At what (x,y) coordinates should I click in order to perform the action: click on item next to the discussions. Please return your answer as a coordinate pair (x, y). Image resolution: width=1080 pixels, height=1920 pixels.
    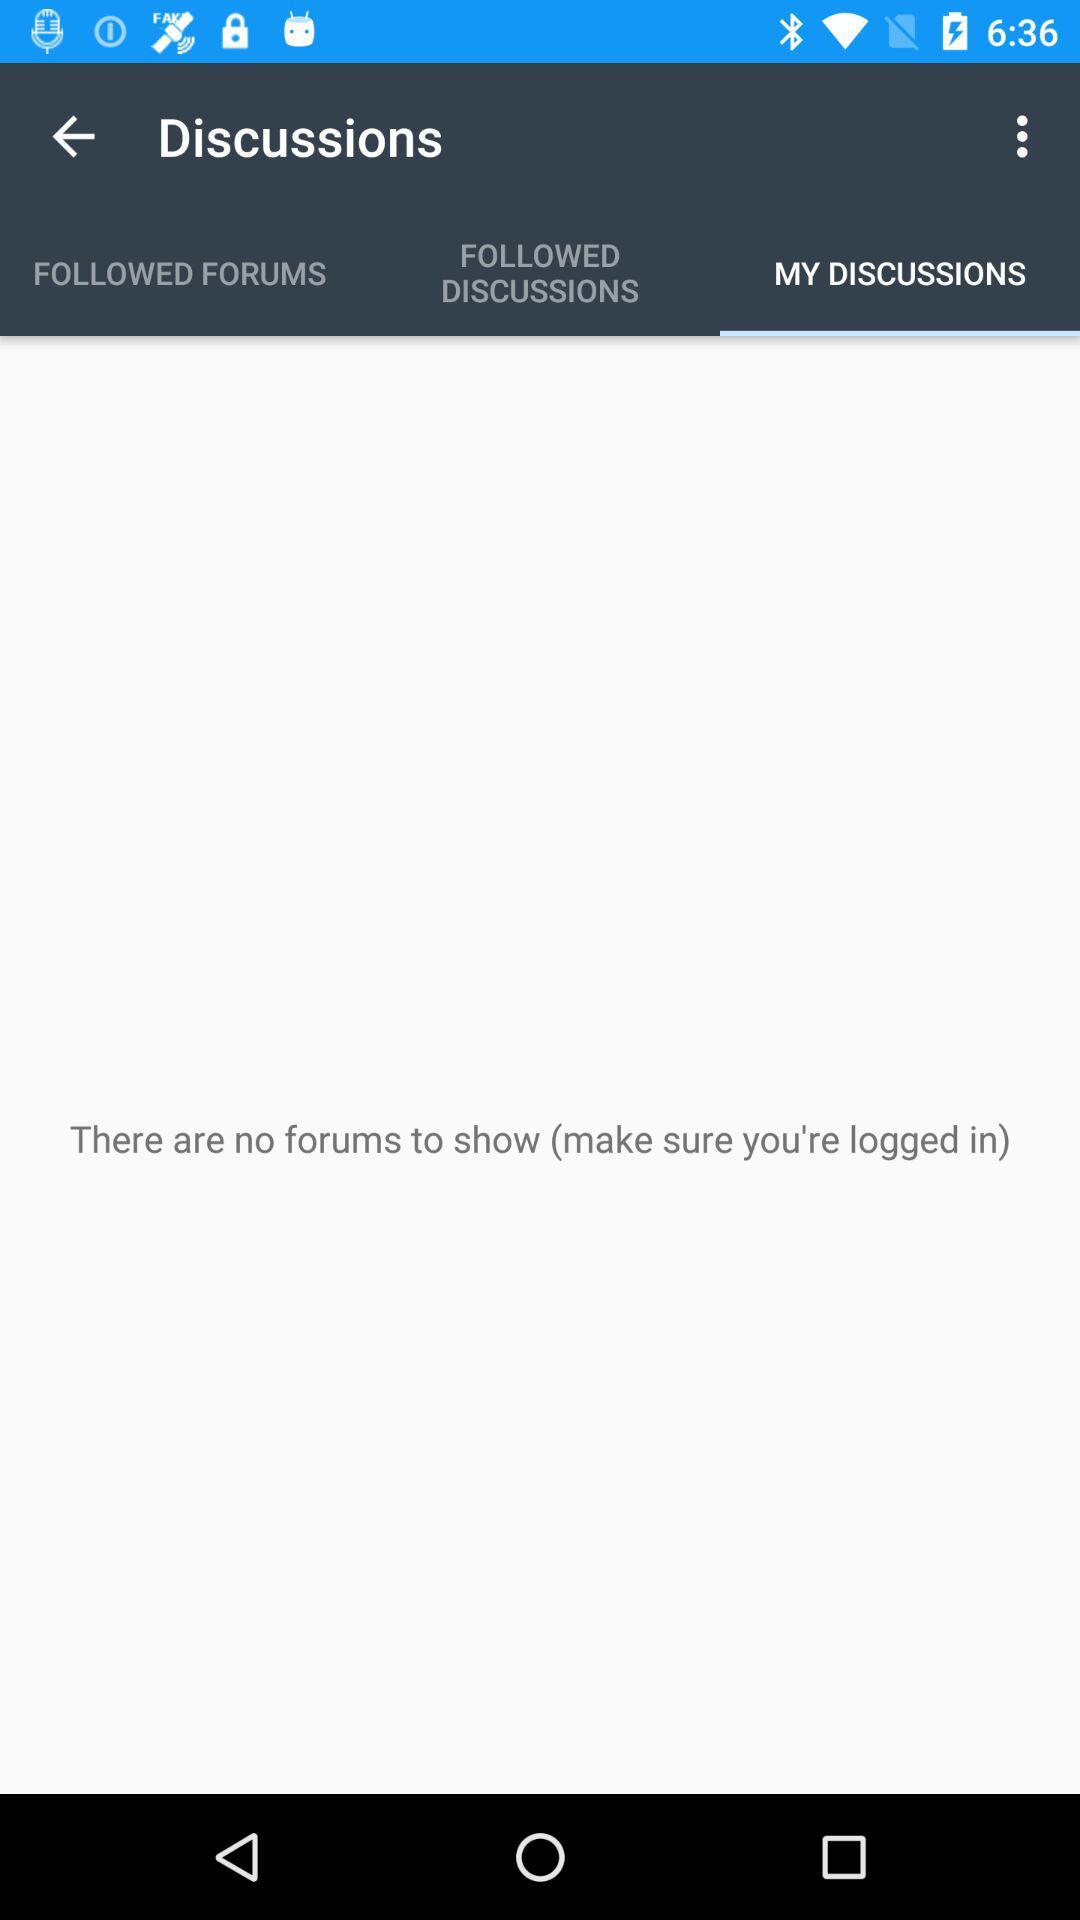
    Looking at the image, I should click on (72, 135).